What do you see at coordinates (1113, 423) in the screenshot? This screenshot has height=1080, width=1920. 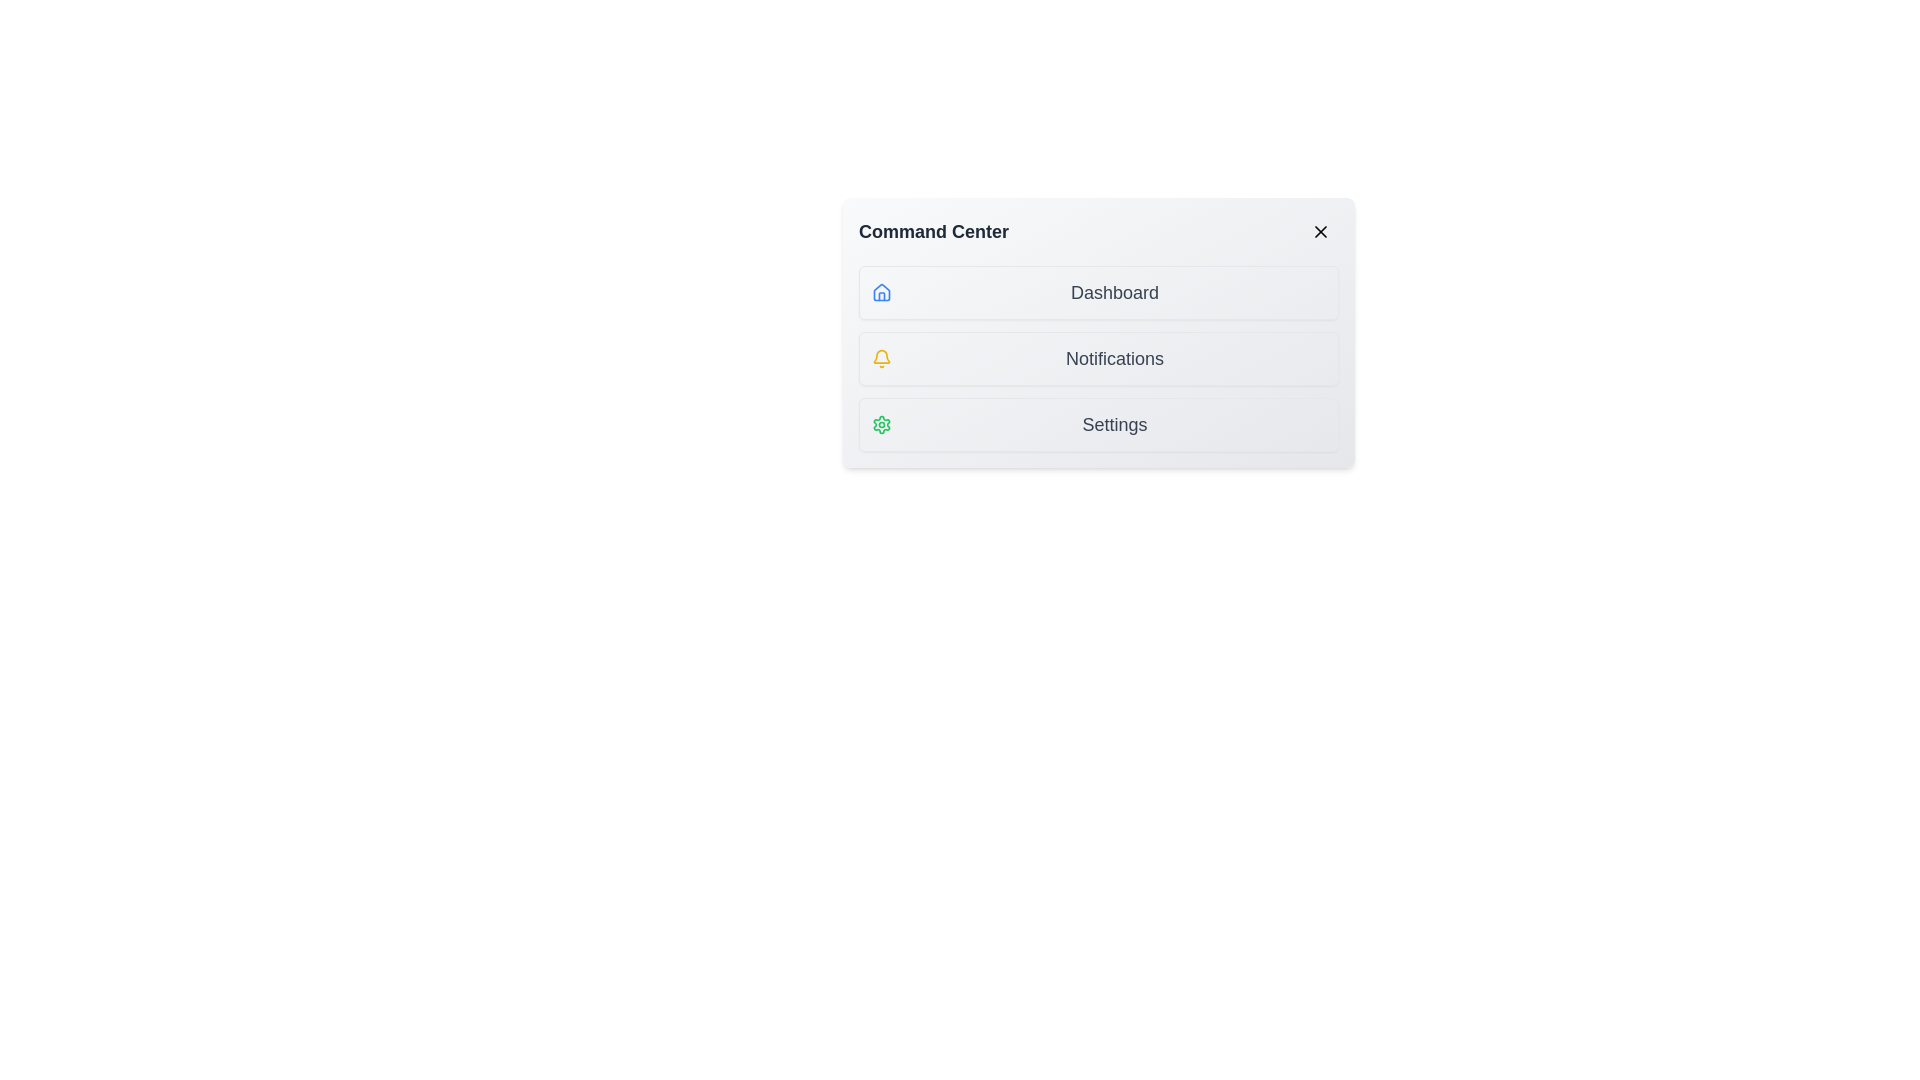 I see `the 'Settings' label, which is located beneath the header 'Command Center' and is the third item in the vertical stack of options` at bounding box center [1113, 423].